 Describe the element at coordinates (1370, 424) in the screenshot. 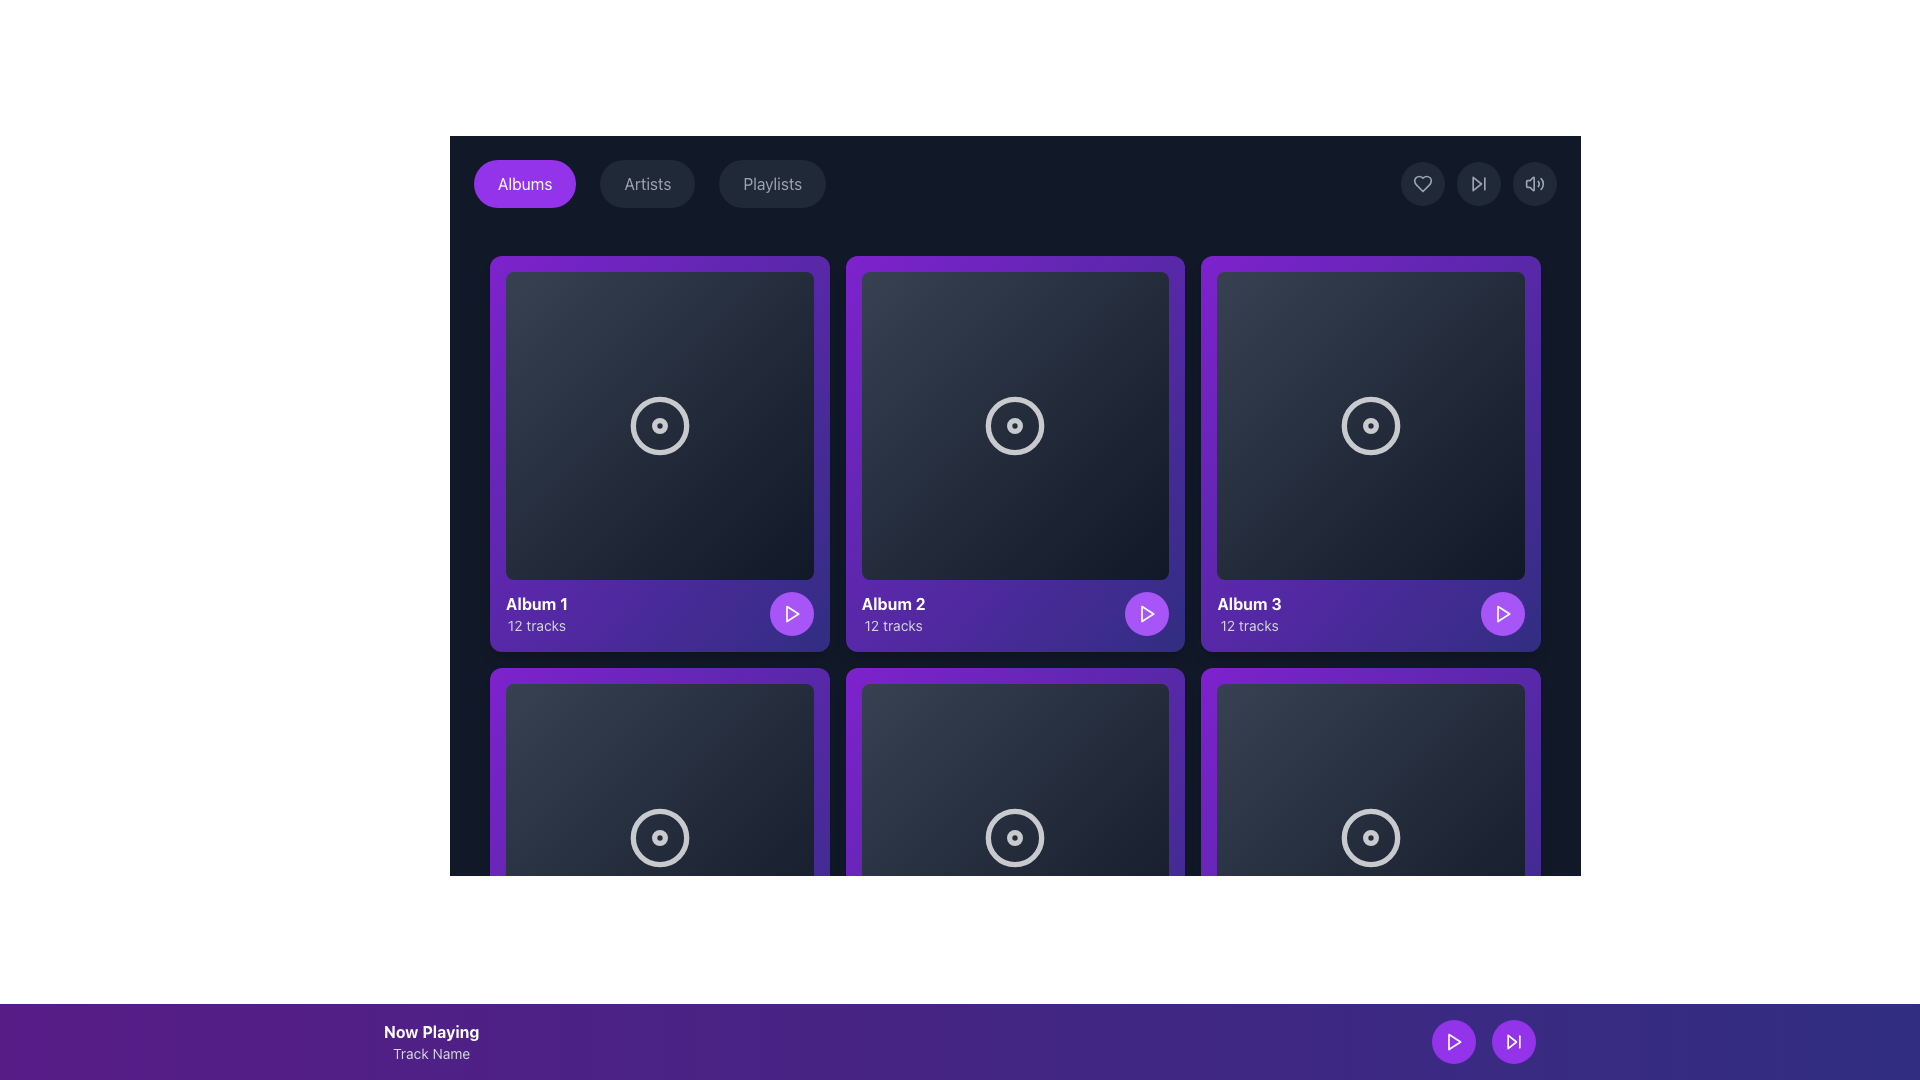

I see `the inner circular icon of the central disc in the third card of the top row in the 'Albums' section, which is styled in white with slight opacity` at that location.